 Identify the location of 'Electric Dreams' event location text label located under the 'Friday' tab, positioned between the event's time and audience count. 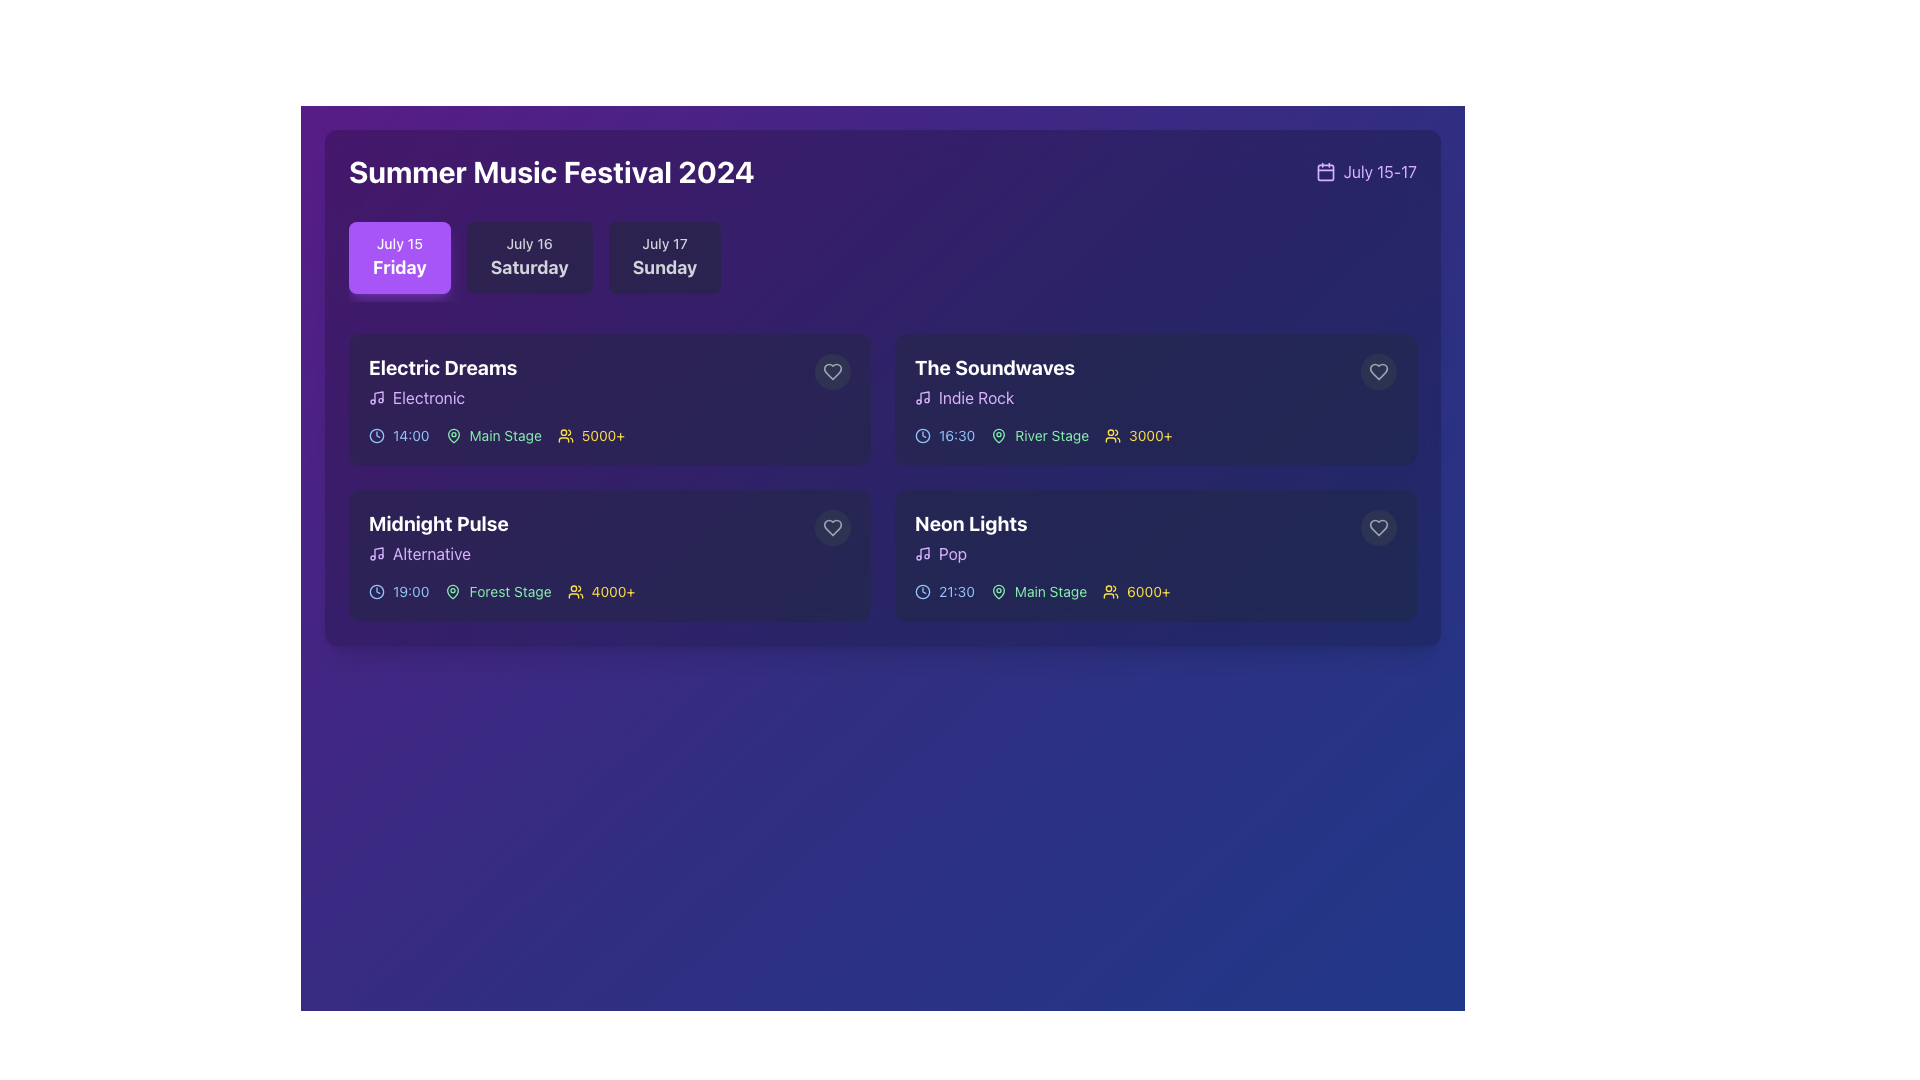
(493, 434).